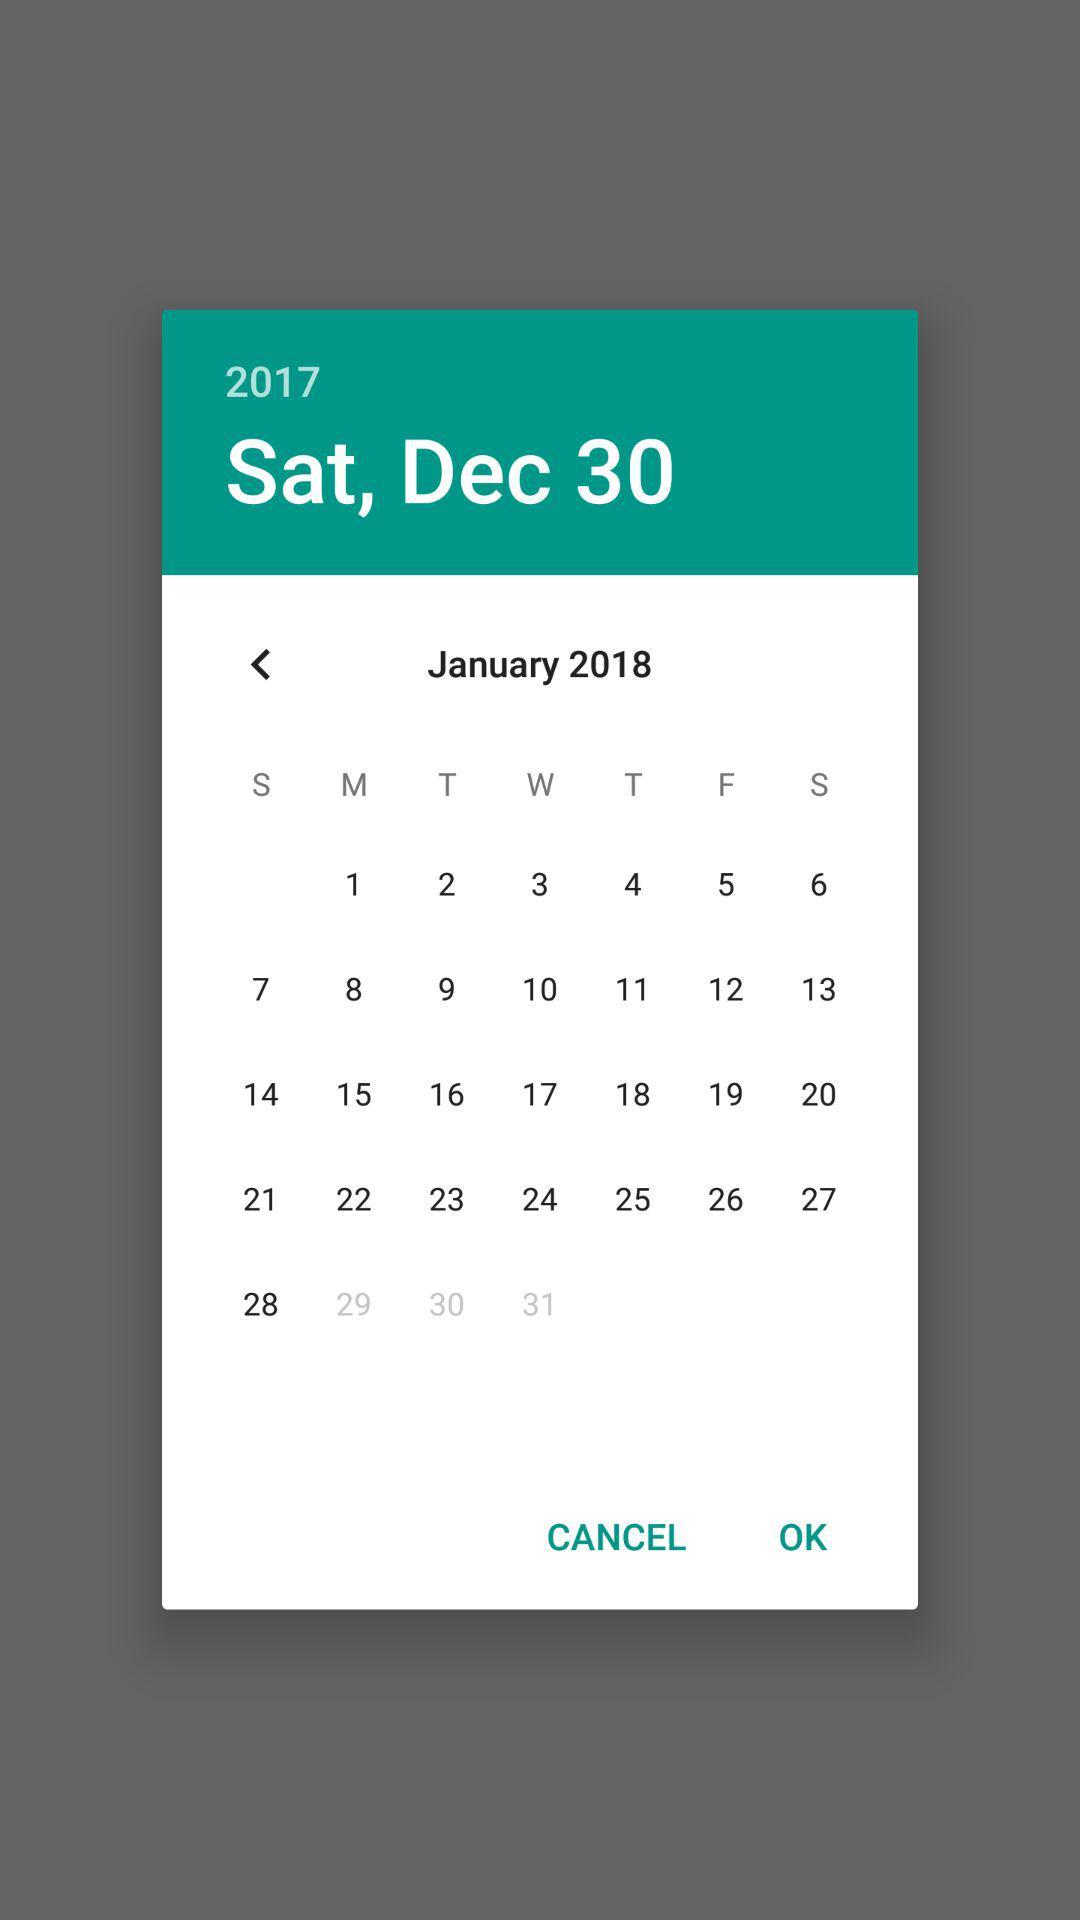 This screenshot has height=1920, width=1080. Describe the element at coordinates (615, 1535) in the screenshot. I see `icon at the bottom` at that location.